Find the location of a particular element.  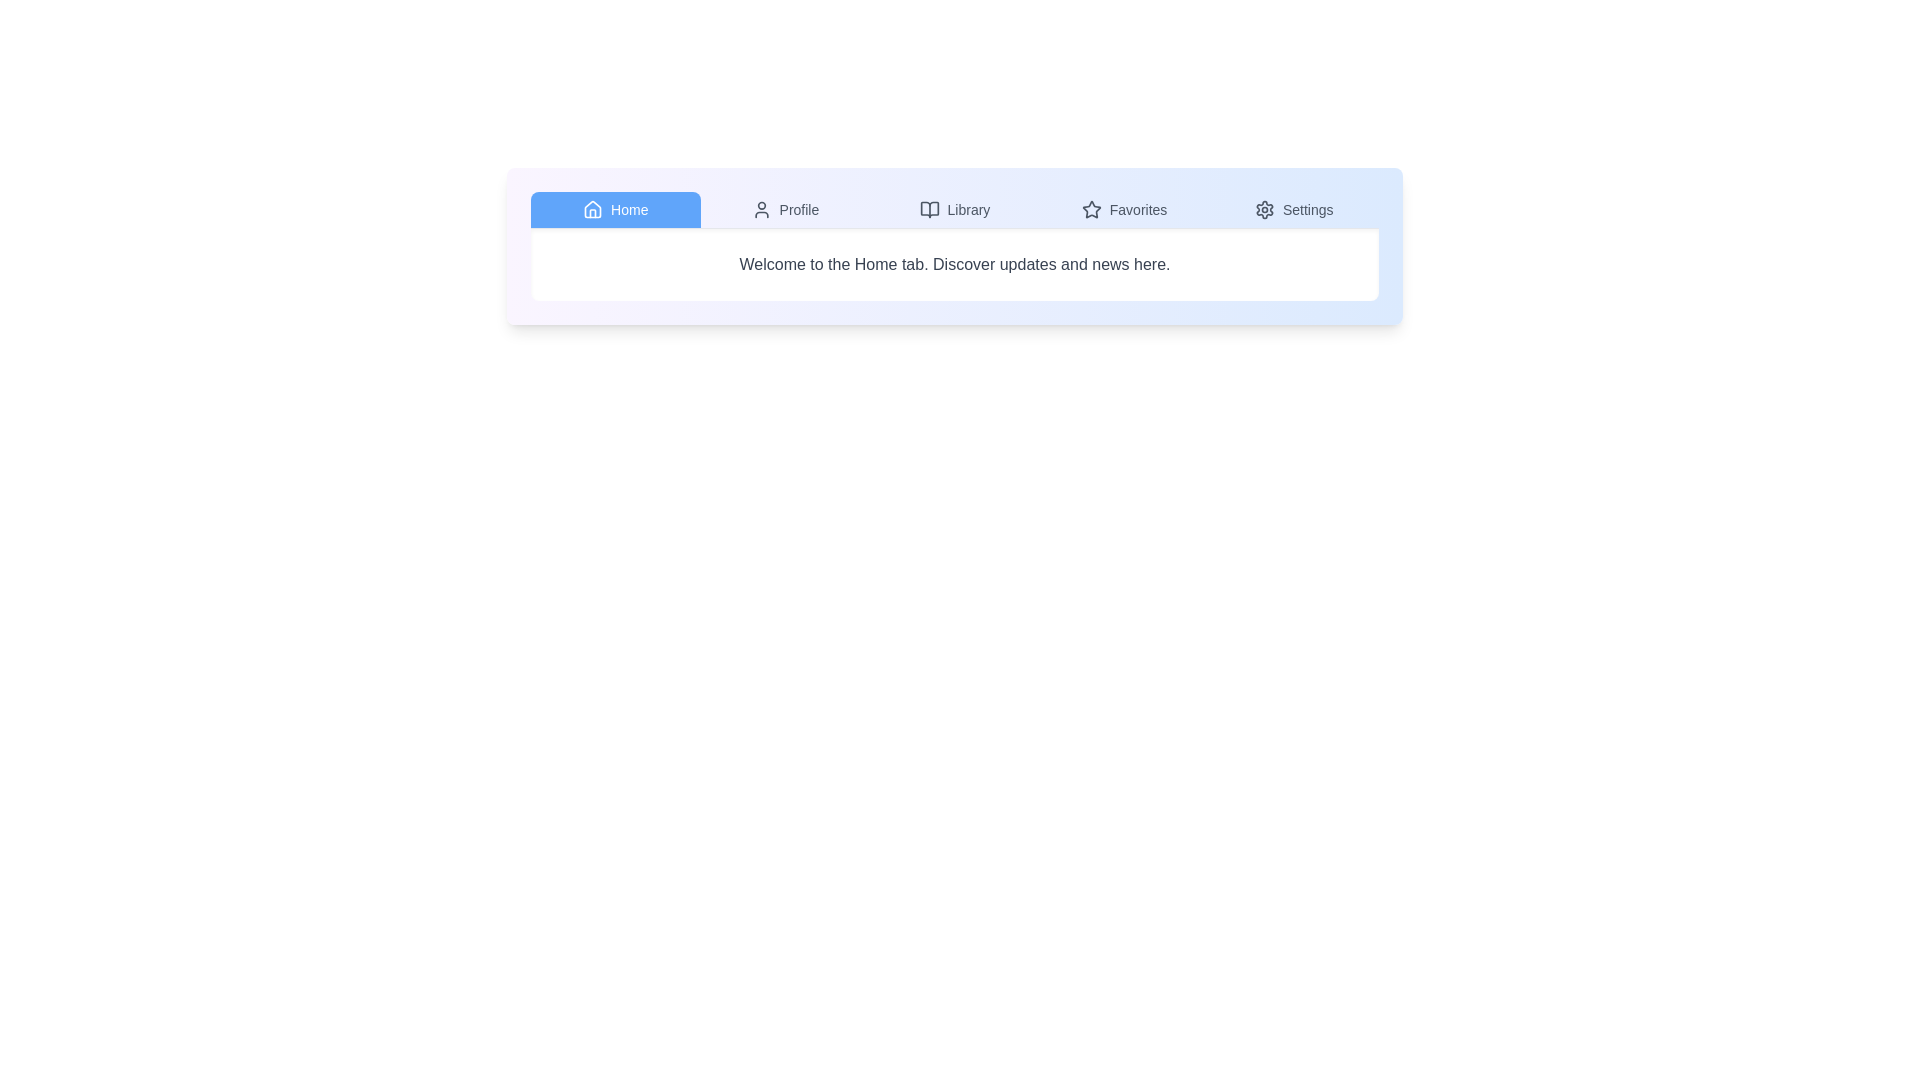

the 'Settings' text label, which is styled in a regular sans-serif font, grayish color, located in the top navigation bar towards the right, next to the settings gear icon is located at coordinates (1308, 209).